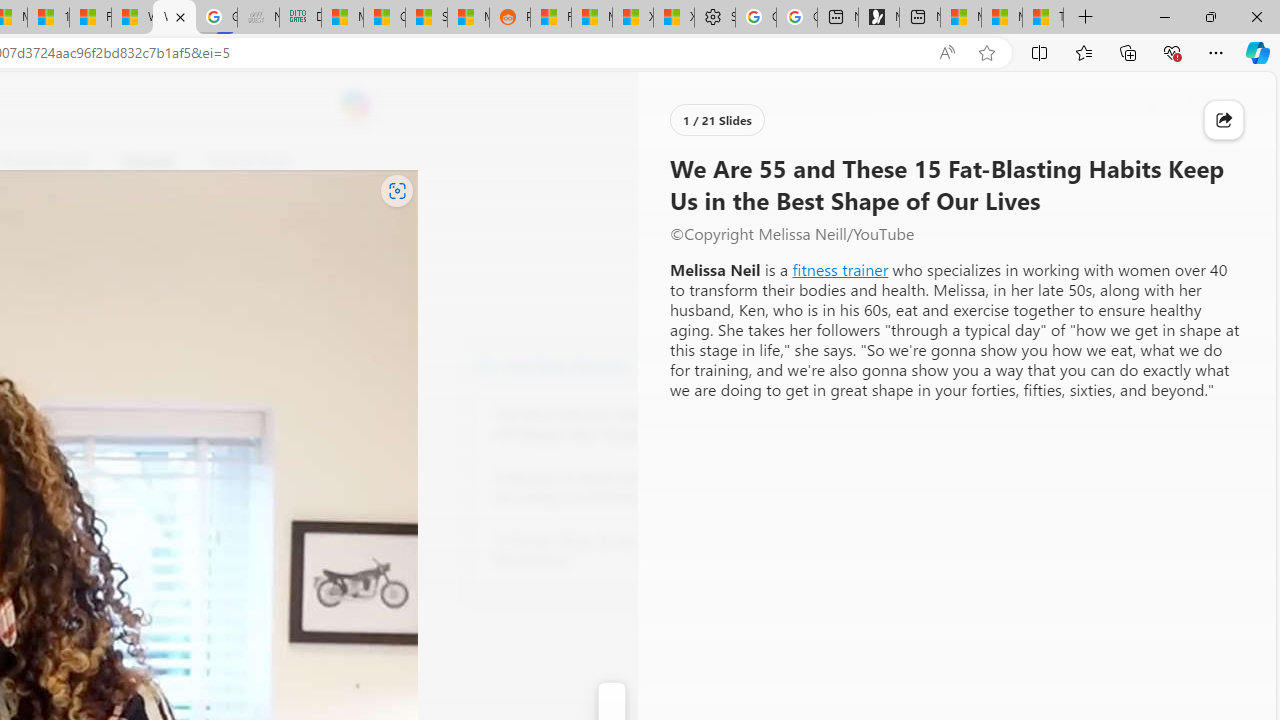 Image resolution: width=1280 pixels, height=720 pixels. Describe the element at coordinates (1223, 120) in the screenshot. I see `'Class: at-item immersive'` at that location.